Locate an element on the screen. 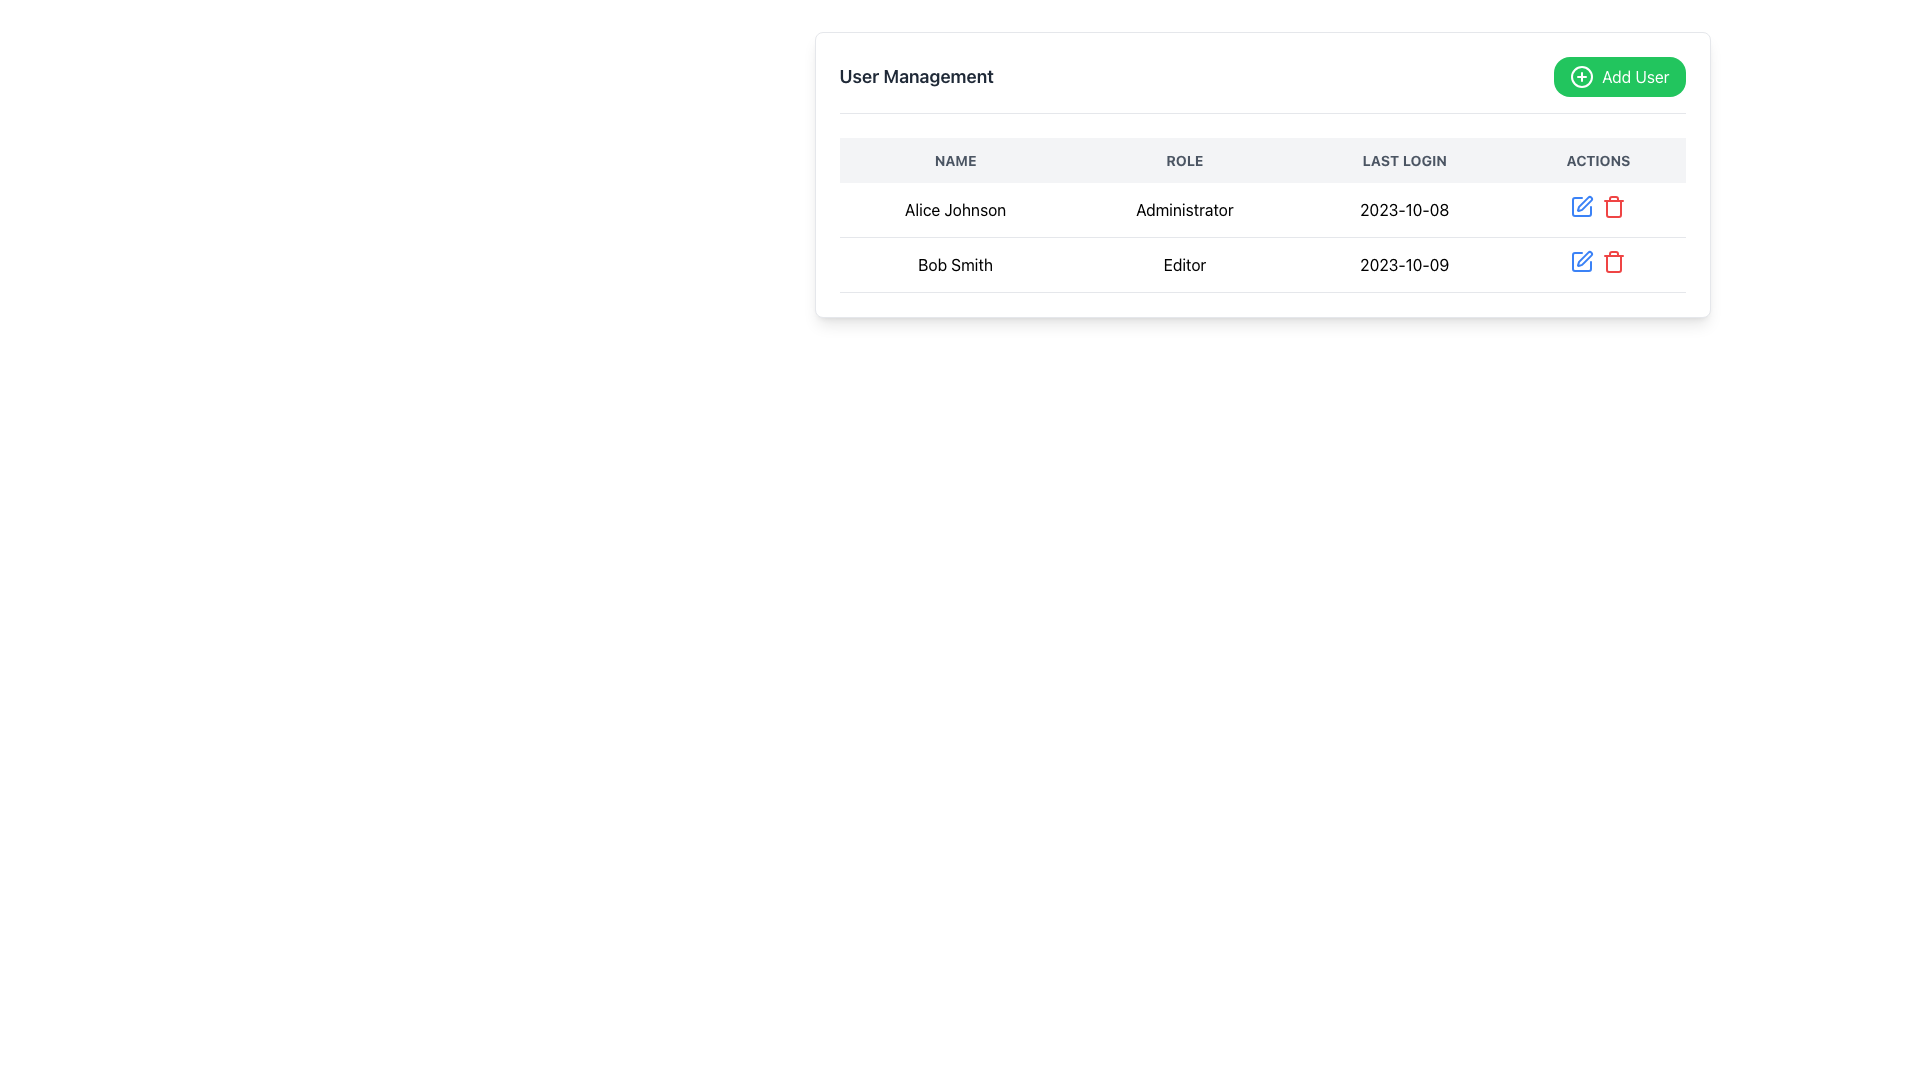  the 'Role' column header in the table, which is the second column header, centrally aligned and positioned between the 'Name' and 'Last Login' columns is located at coordinates (1184, 159).